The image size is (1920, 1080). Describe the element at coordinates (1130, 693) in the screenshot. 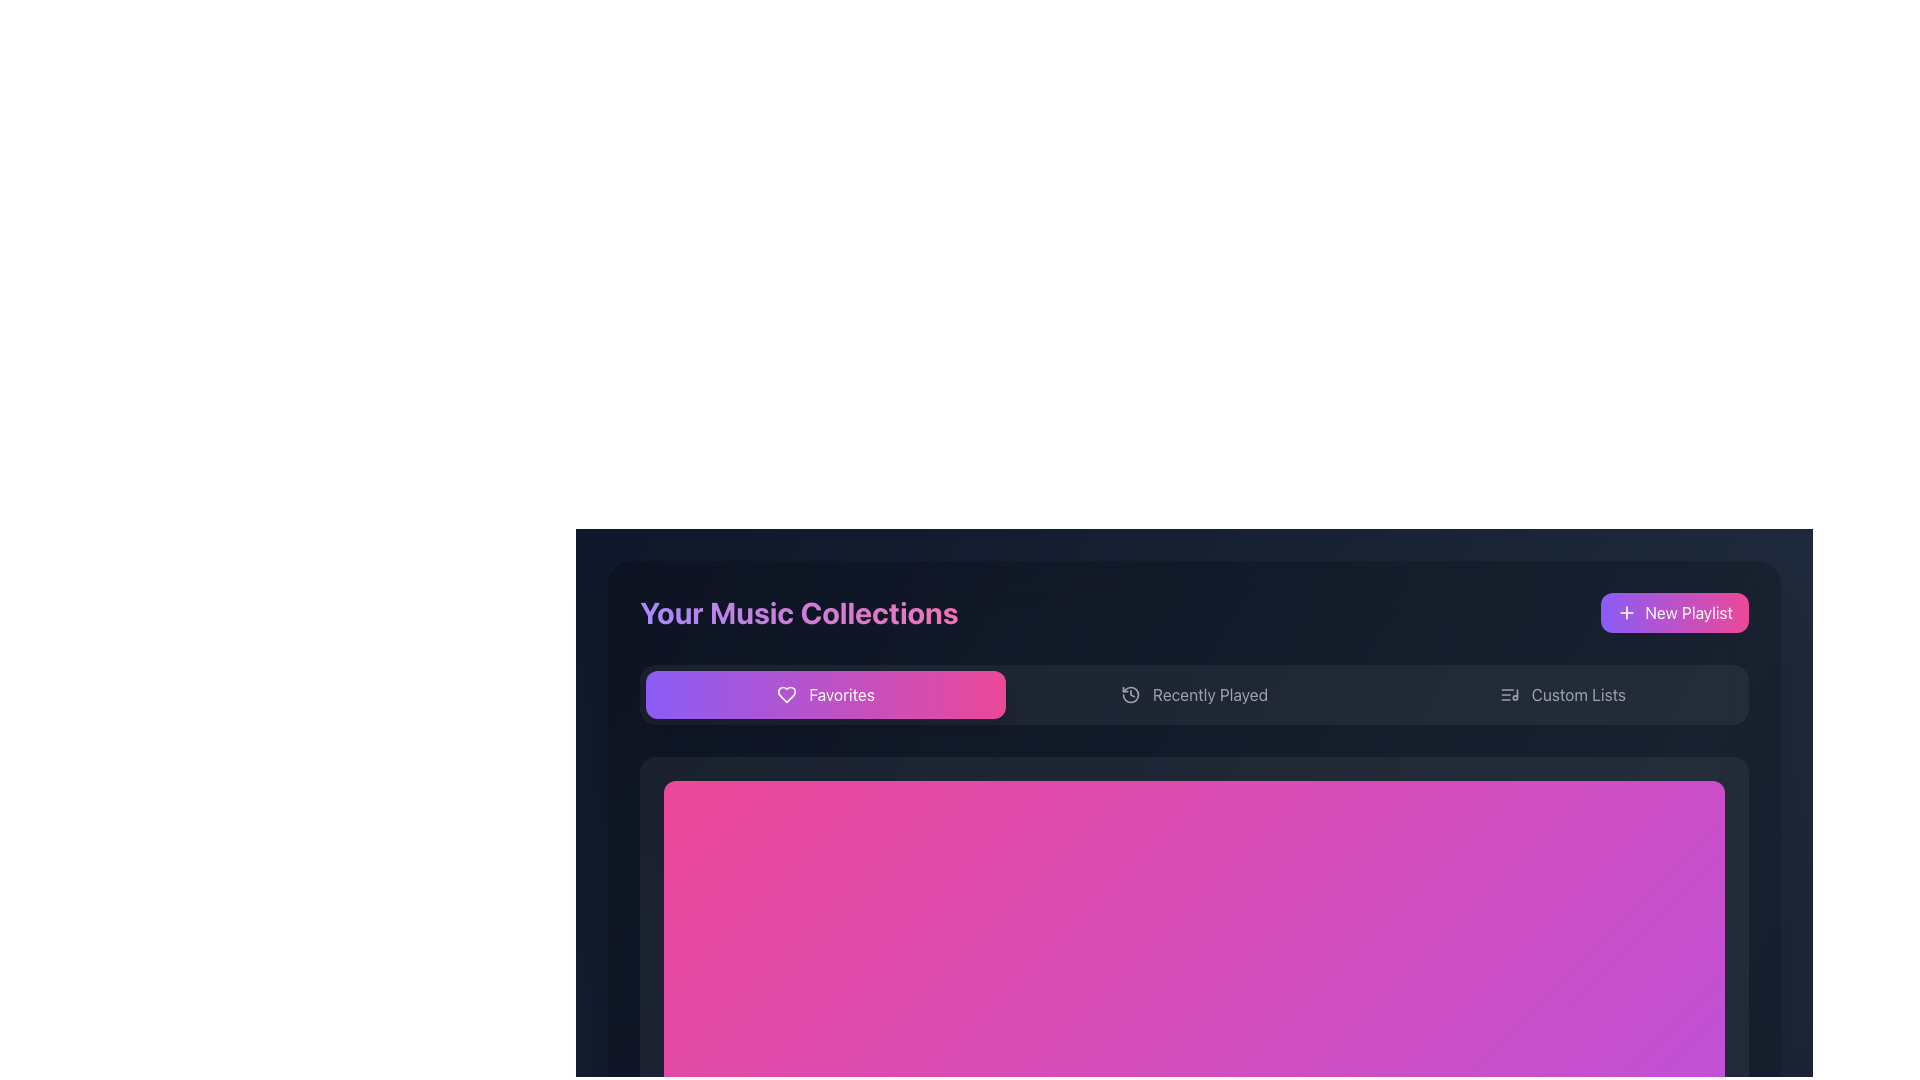

I see `the 'Recently Played' icon, which is the first item in the 'Recently Played' section, located between the 'Favorites' button and the 'Recently Played' text label` at that location.